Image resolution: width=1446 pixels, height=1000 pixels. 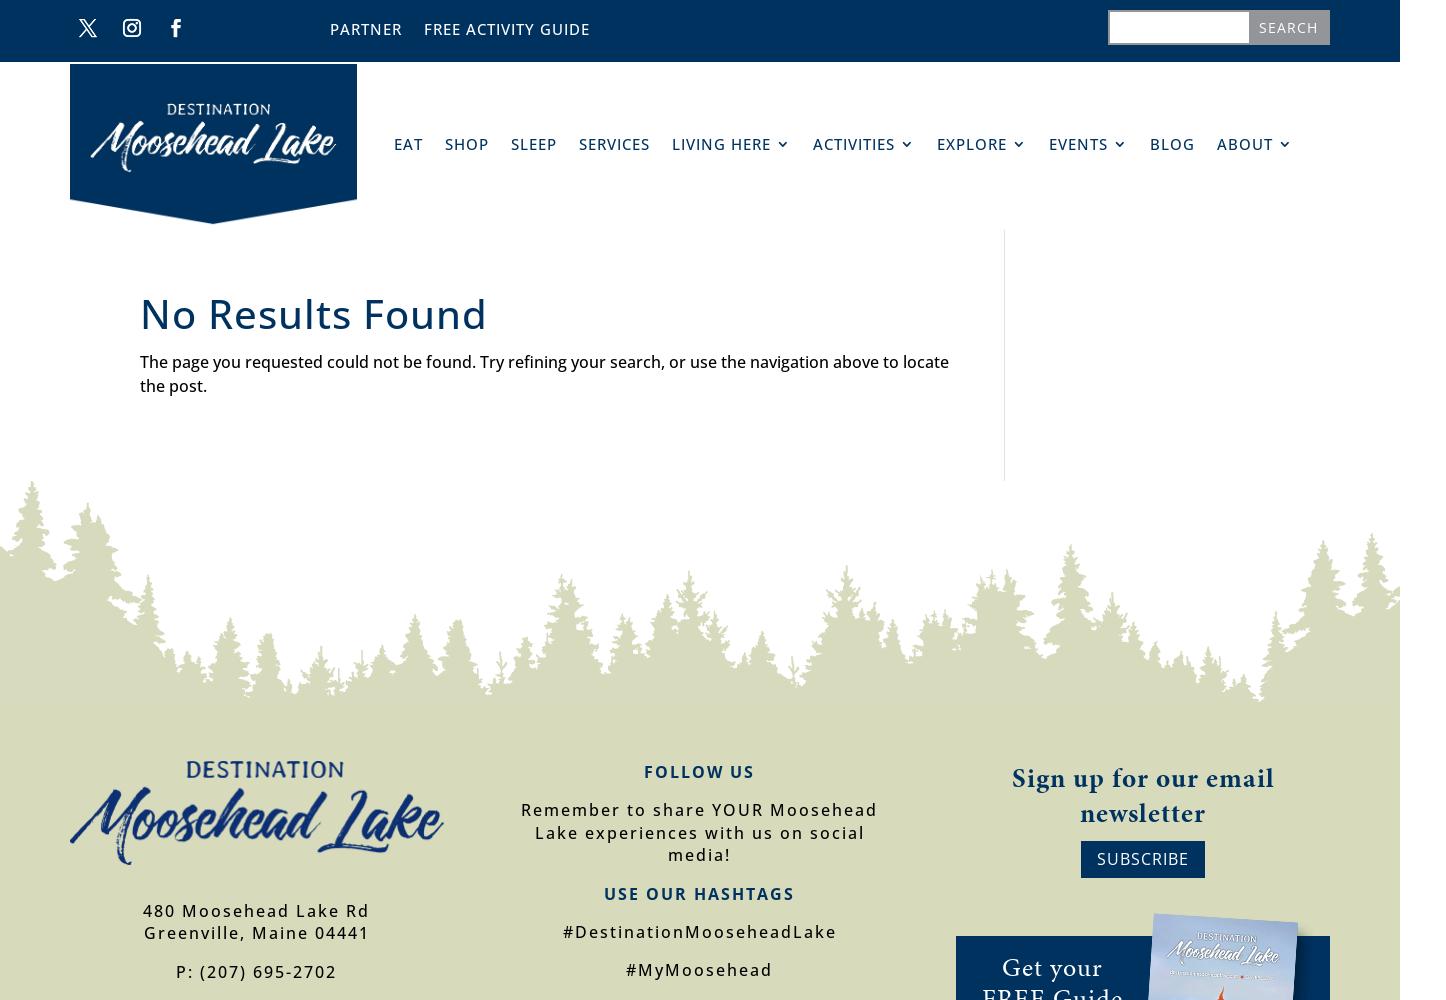 What do you see at coordinates (543, 373) in the screenshot?
I see `'The page you requested could not be found. Try refining your search, or use the navigation above to locate the post.'` at bounding box center [543, 373].